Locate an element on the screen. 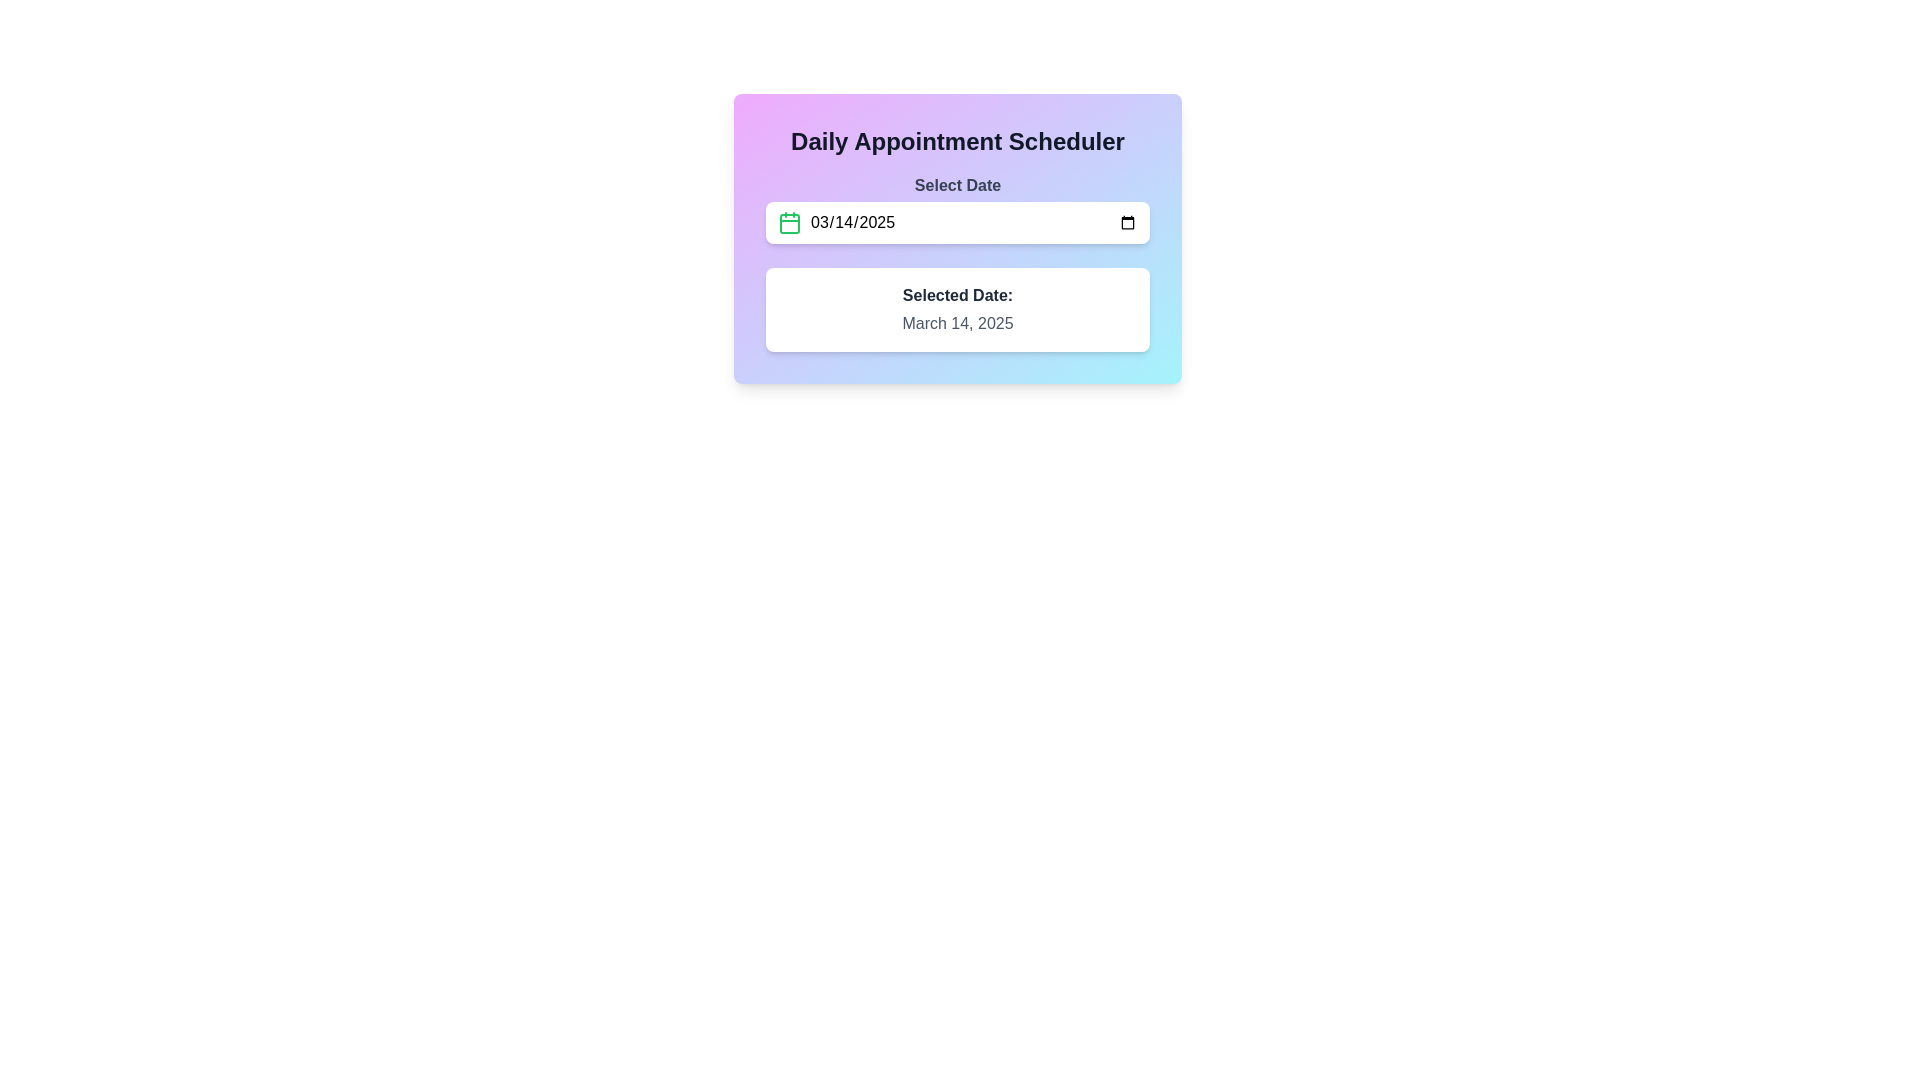 Image resolution: width=1920 pixels, height=1080 pixels. the text label displaying 'March 14, 2025', which is styled in gray font and is located underneath the 'Selected Date:' label is located at coordinates (957, 323).